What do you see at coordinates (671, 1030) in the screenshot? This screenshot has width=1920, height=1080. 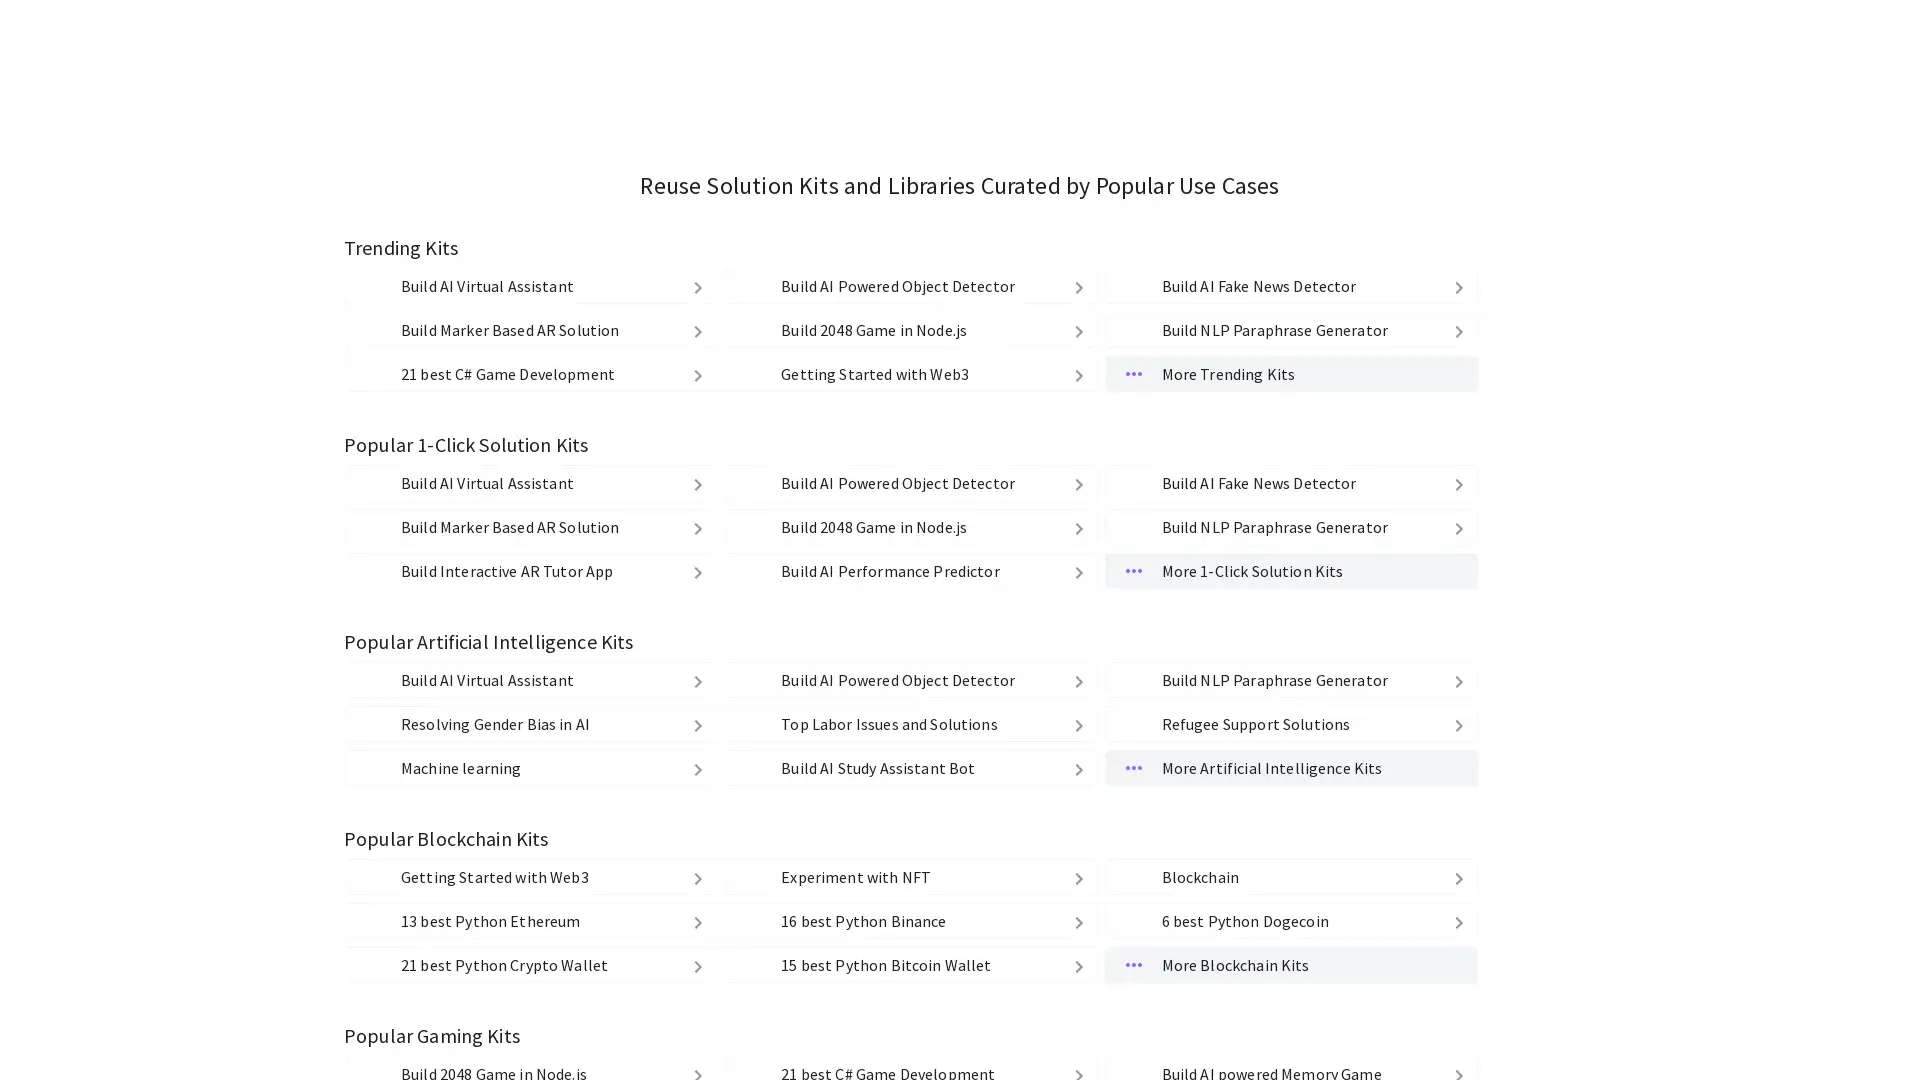 I see `delete` at bounding box center [671, 1030].